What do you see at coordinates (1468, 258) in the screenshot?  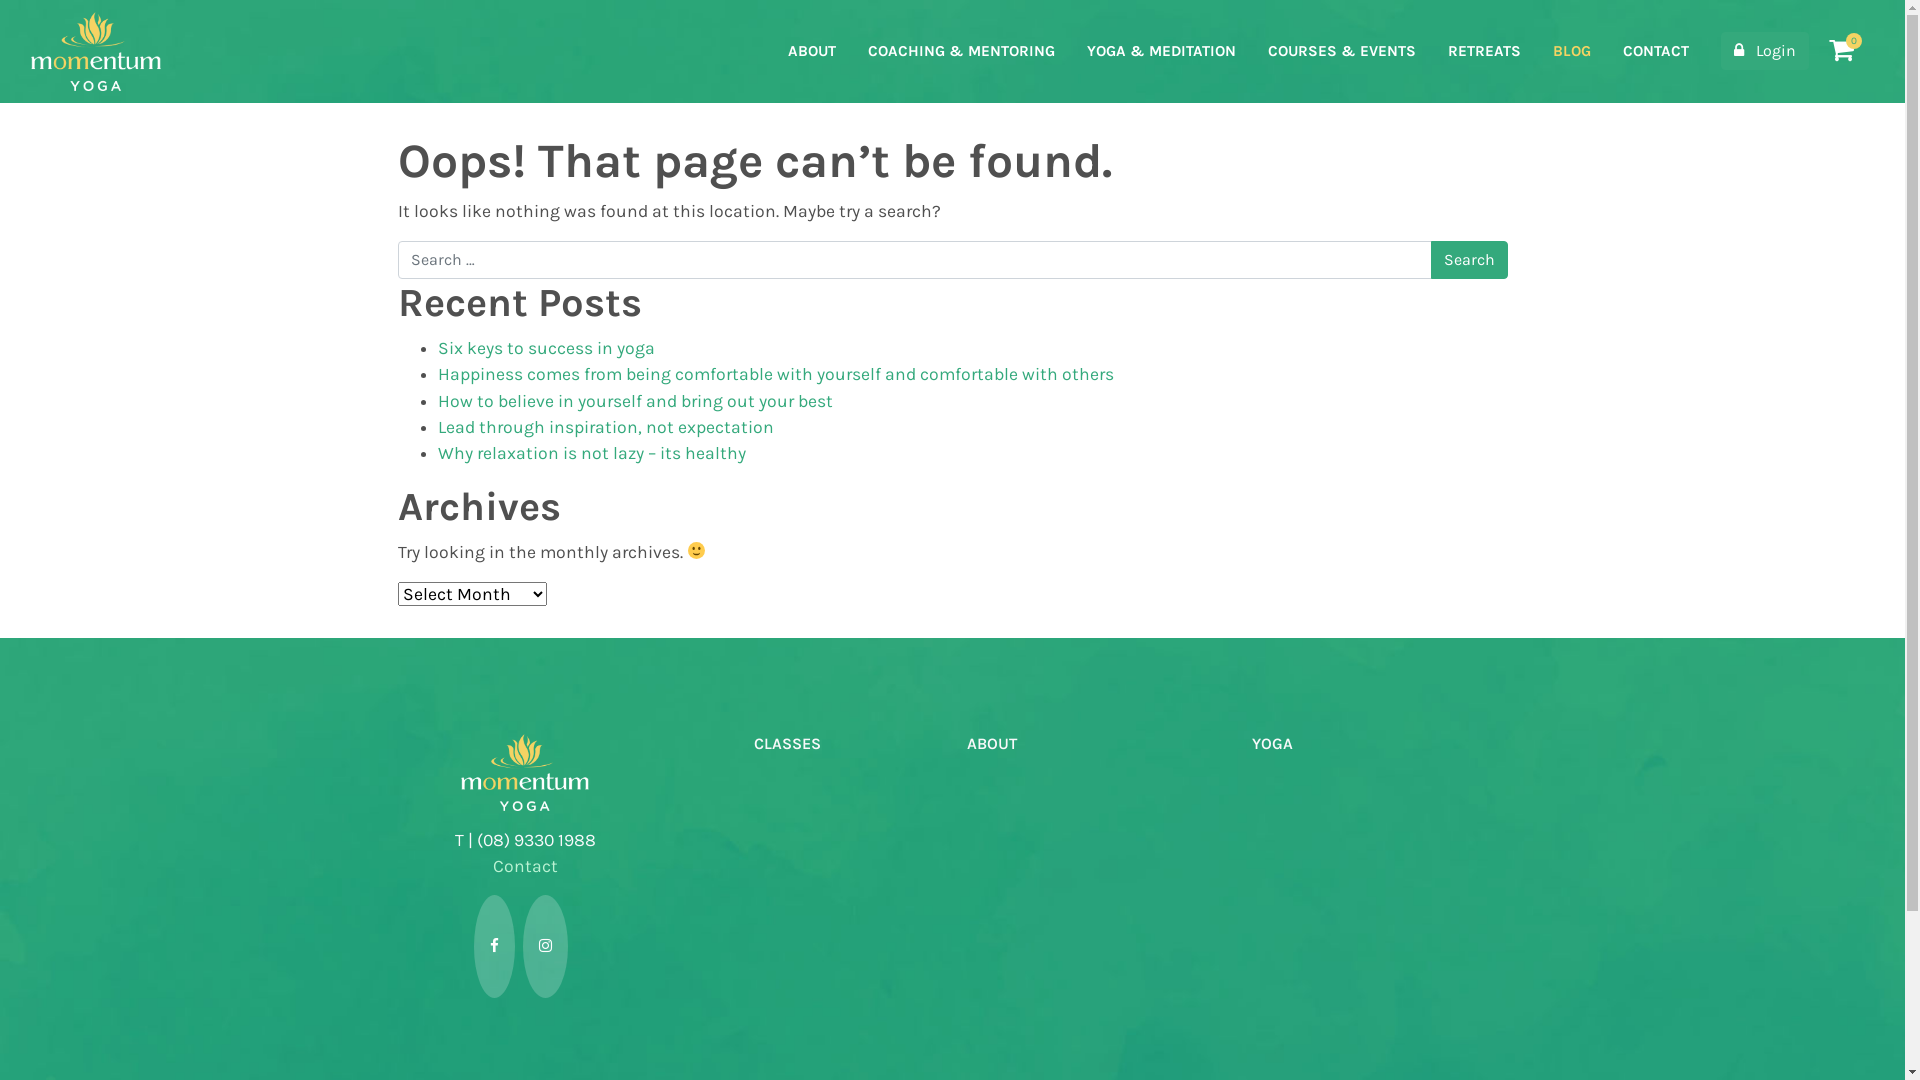 I see `'Search'` at bounding box center [1468, 258].